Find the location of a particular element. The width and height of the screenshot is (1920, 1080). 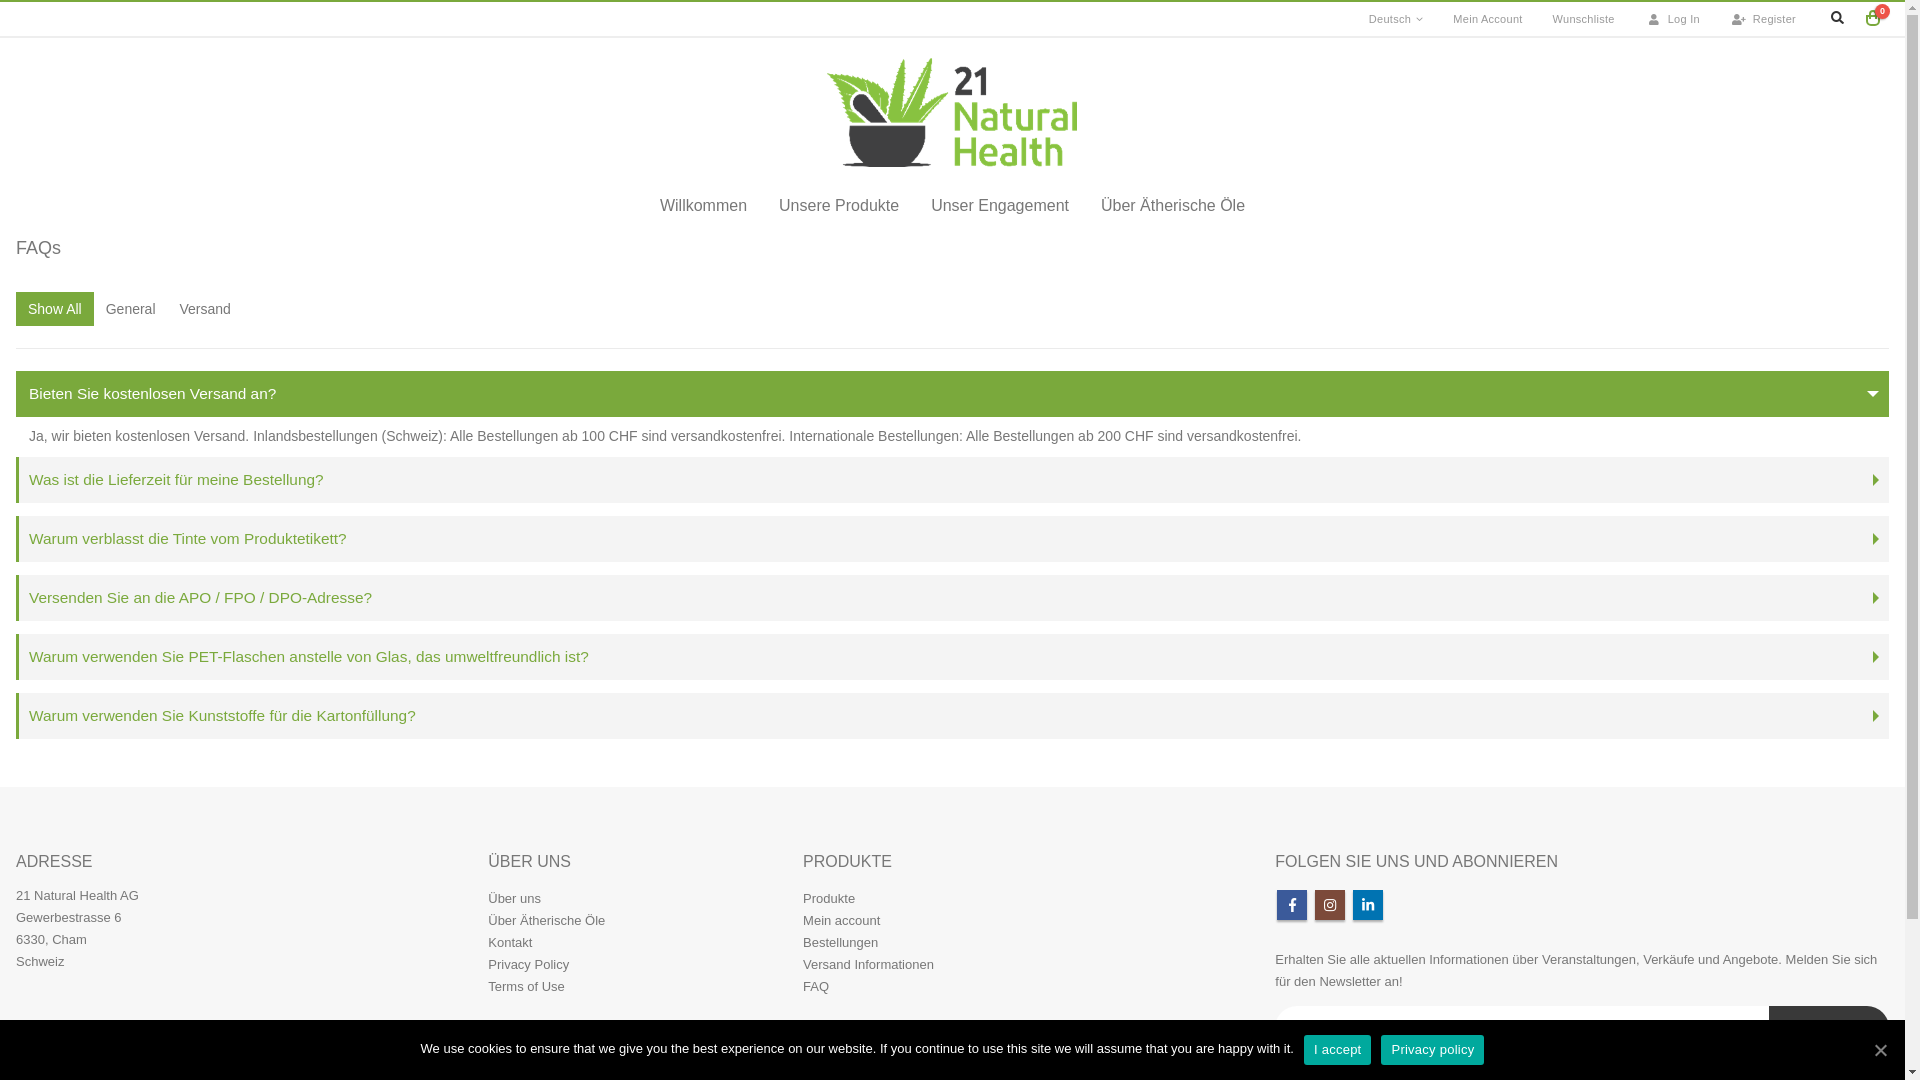

'Kontakt' is located at coordinates (488, 942).